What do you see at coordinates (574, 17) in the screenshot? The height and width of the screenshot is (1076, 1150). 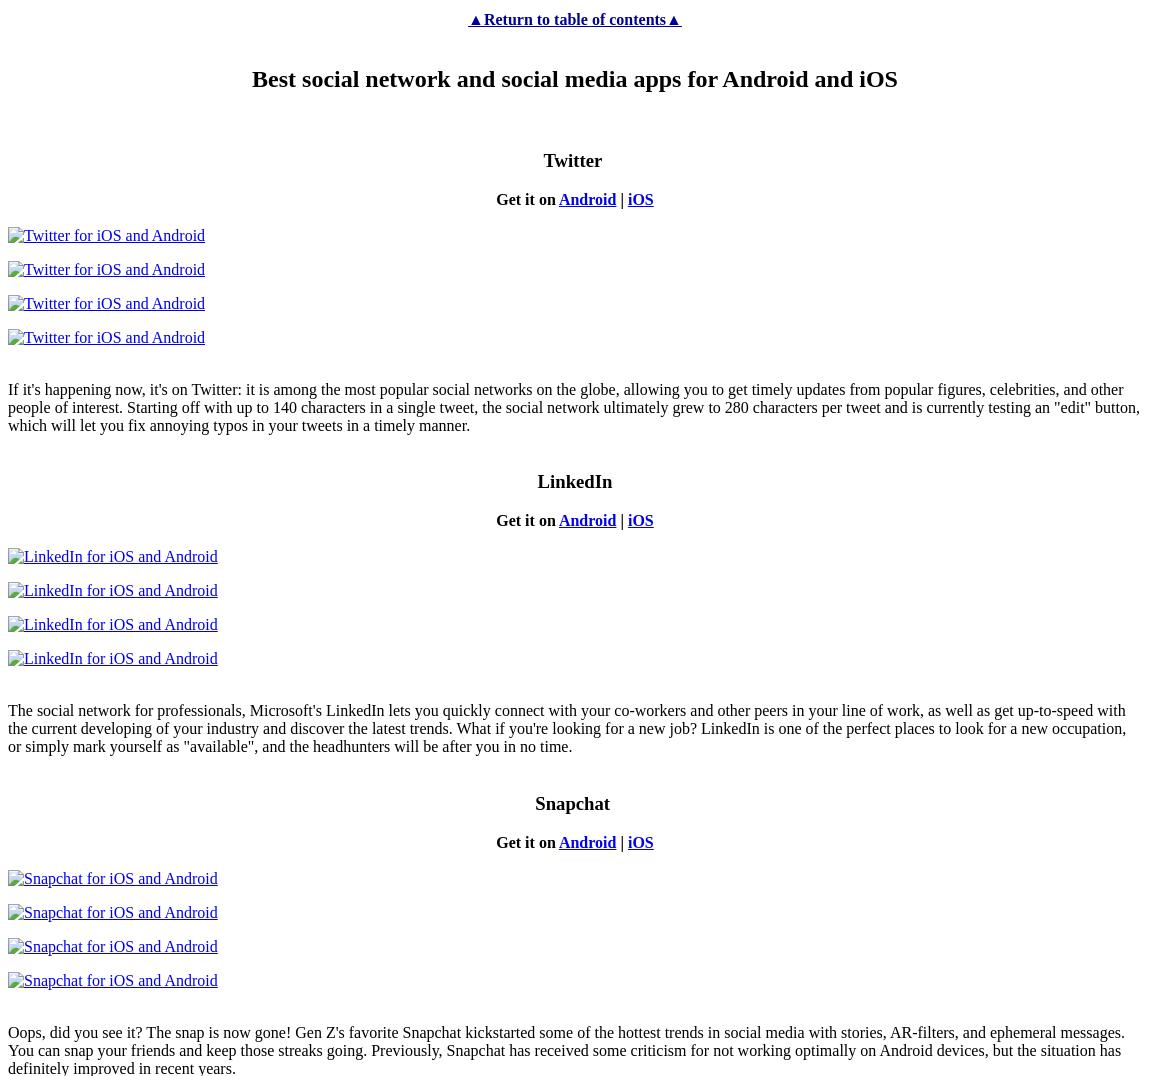 I see `'▲Return to table of contents▲'` at bounding box center [574, 17].